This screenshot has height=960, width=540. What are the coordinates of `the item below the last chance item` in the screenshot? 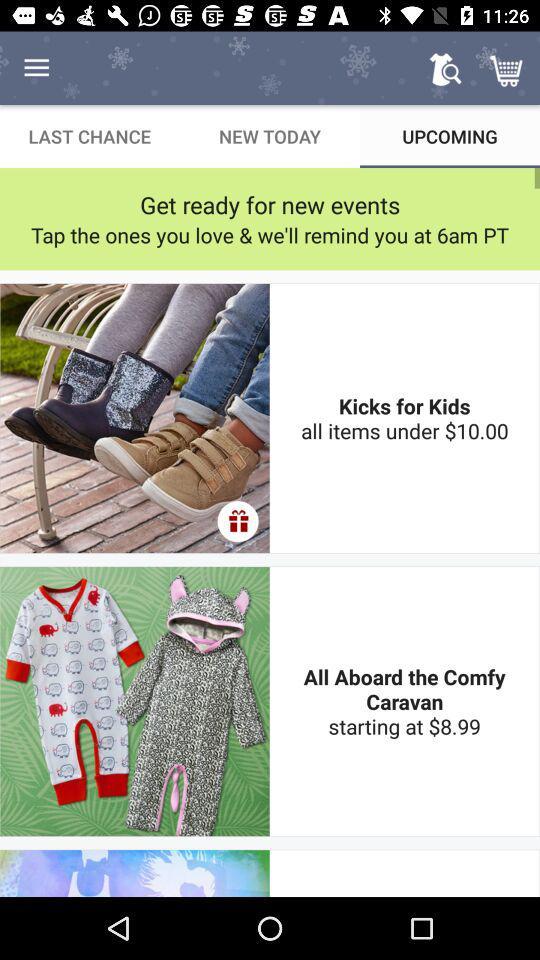 It's located at (270, 204).